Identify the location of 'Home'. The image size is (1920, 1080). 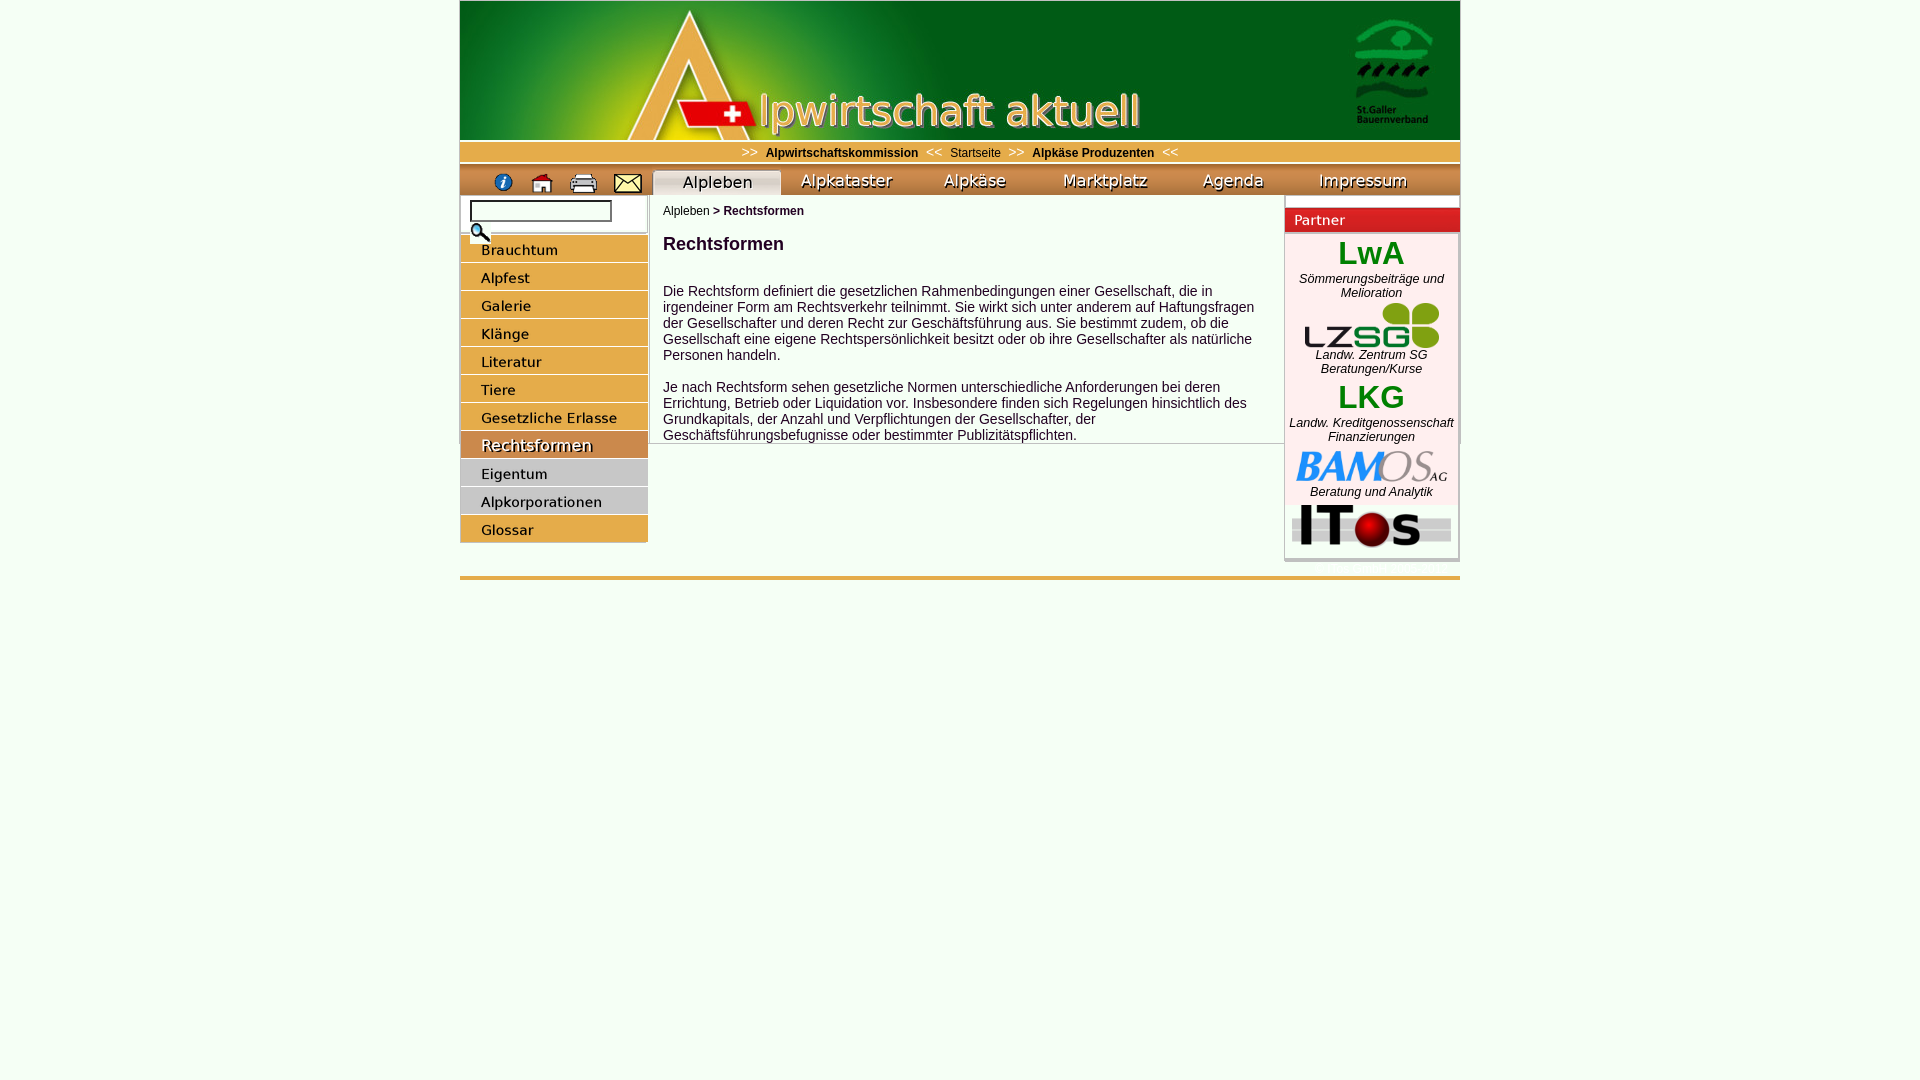
(542, 184).